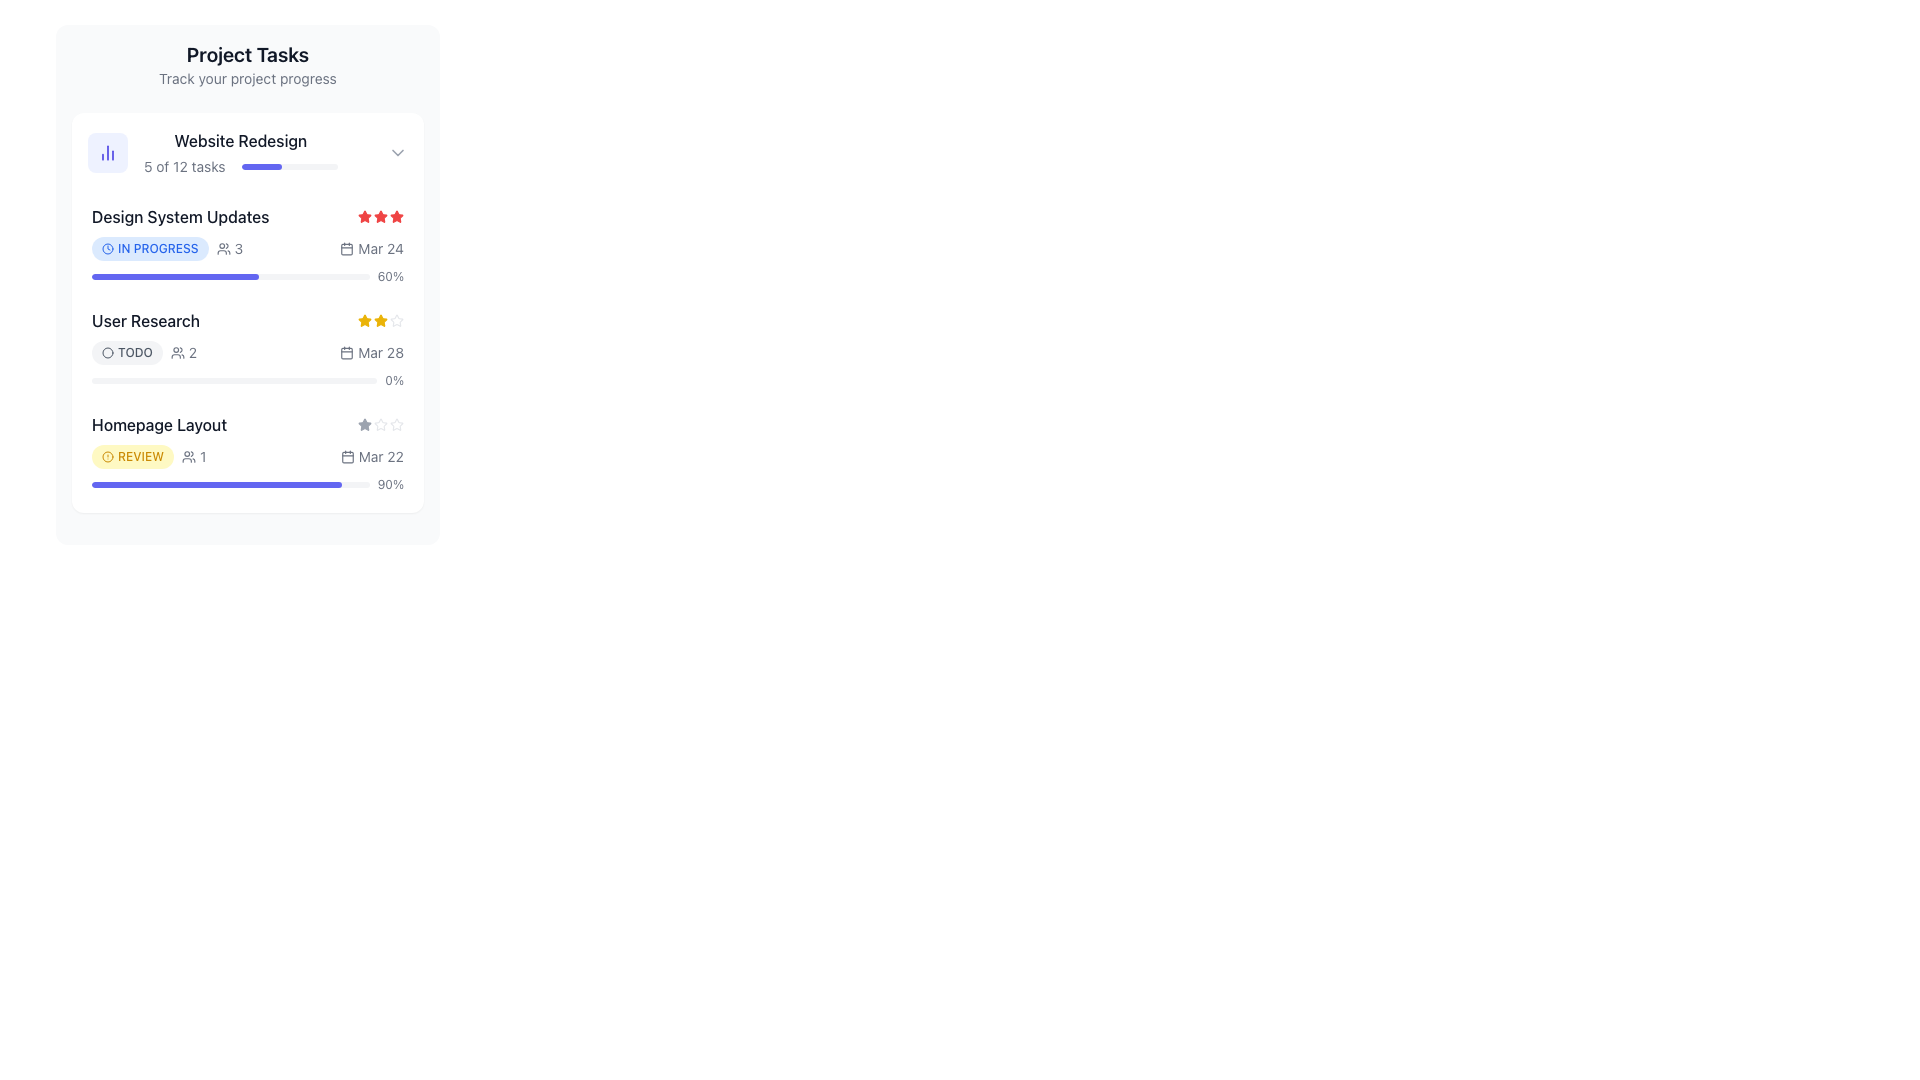 The height and width of the screenshot is (1080, 1920). Describe the element at coordinates (223, 248) in the screenshot. I see `the user icon that represents the count of users involved in the 'Design System Updates' section of the task list, located to the left of the user count number` at that location.